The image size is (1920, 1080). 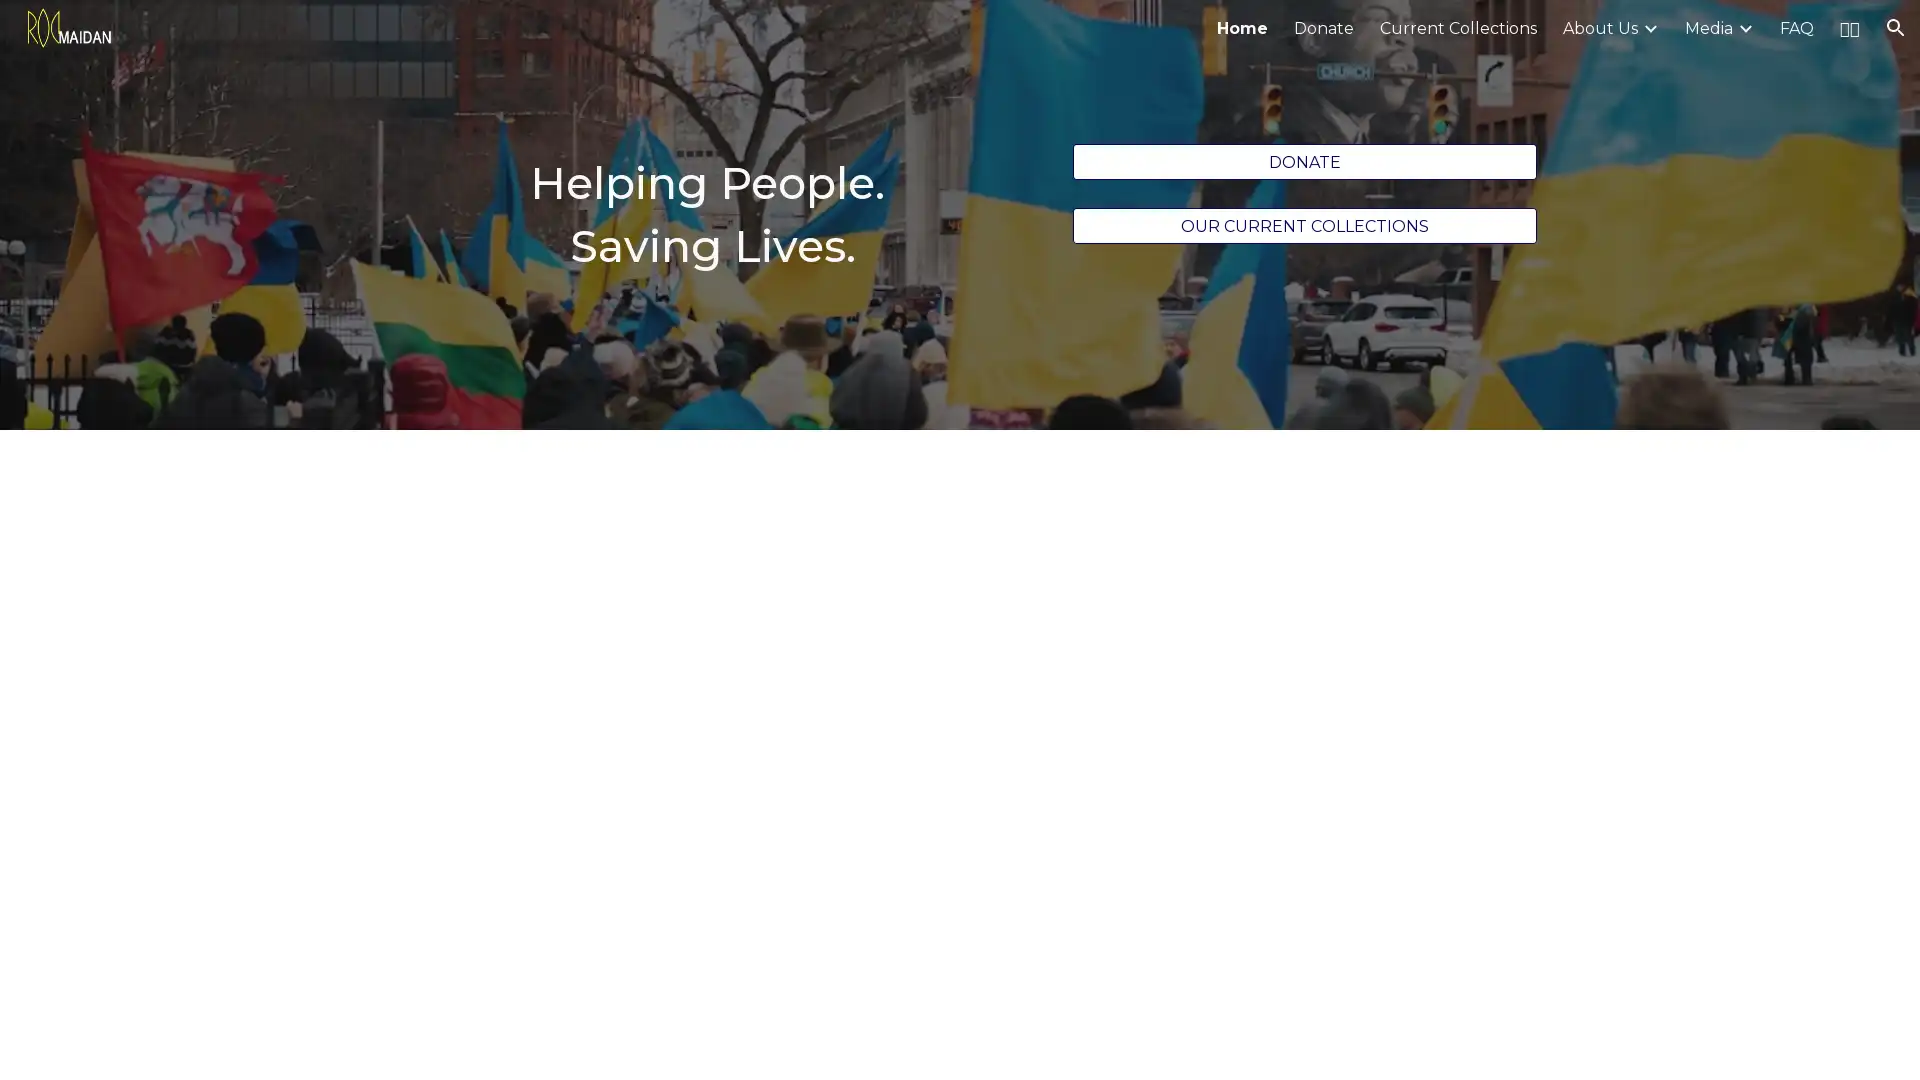 What do you see at coordinates (240, 1044) in the screenshot?
I see `Report abuse` at bounding box center [240, 1044].